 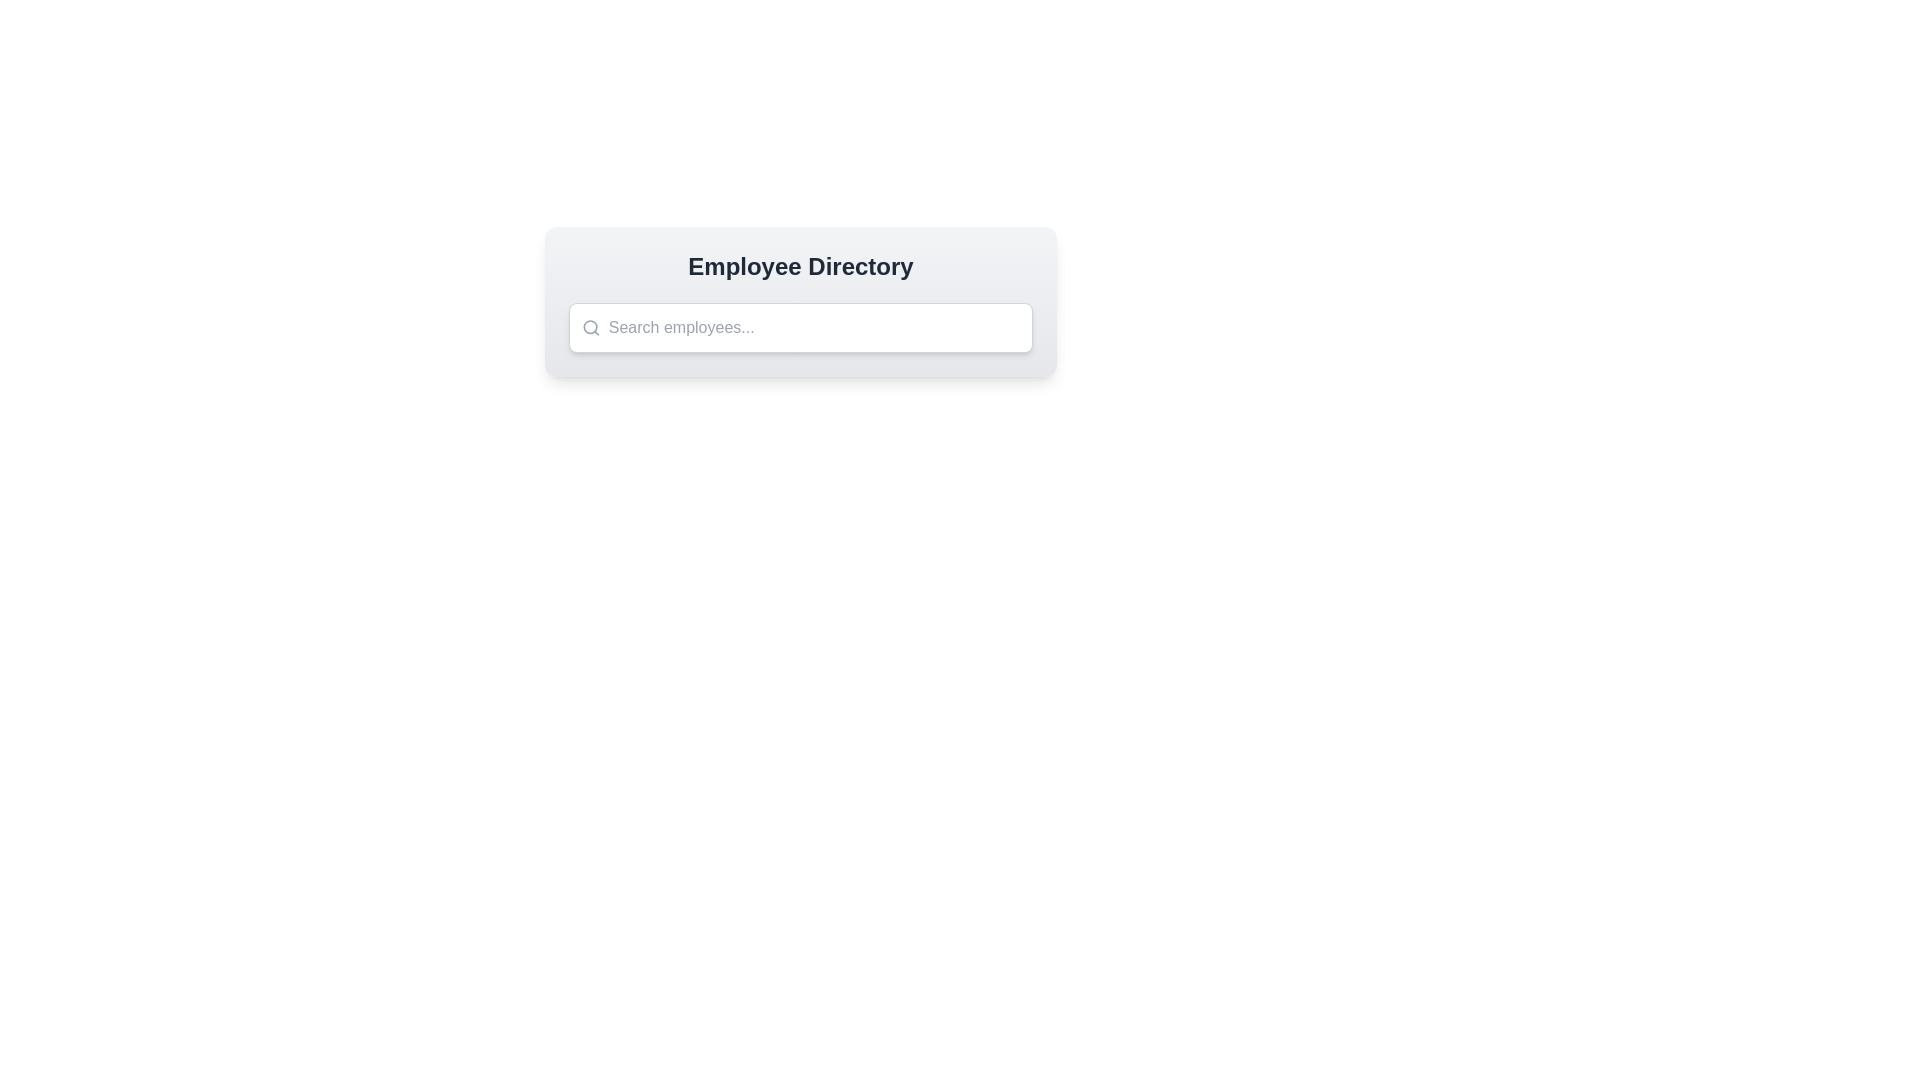 What do you see at coordinates (801, 265) in the screenshot?
I see `the 'Employee Directory' text header, which is styled in bold and large font and serves as the main title of the section` at bounding box center [801, 265].